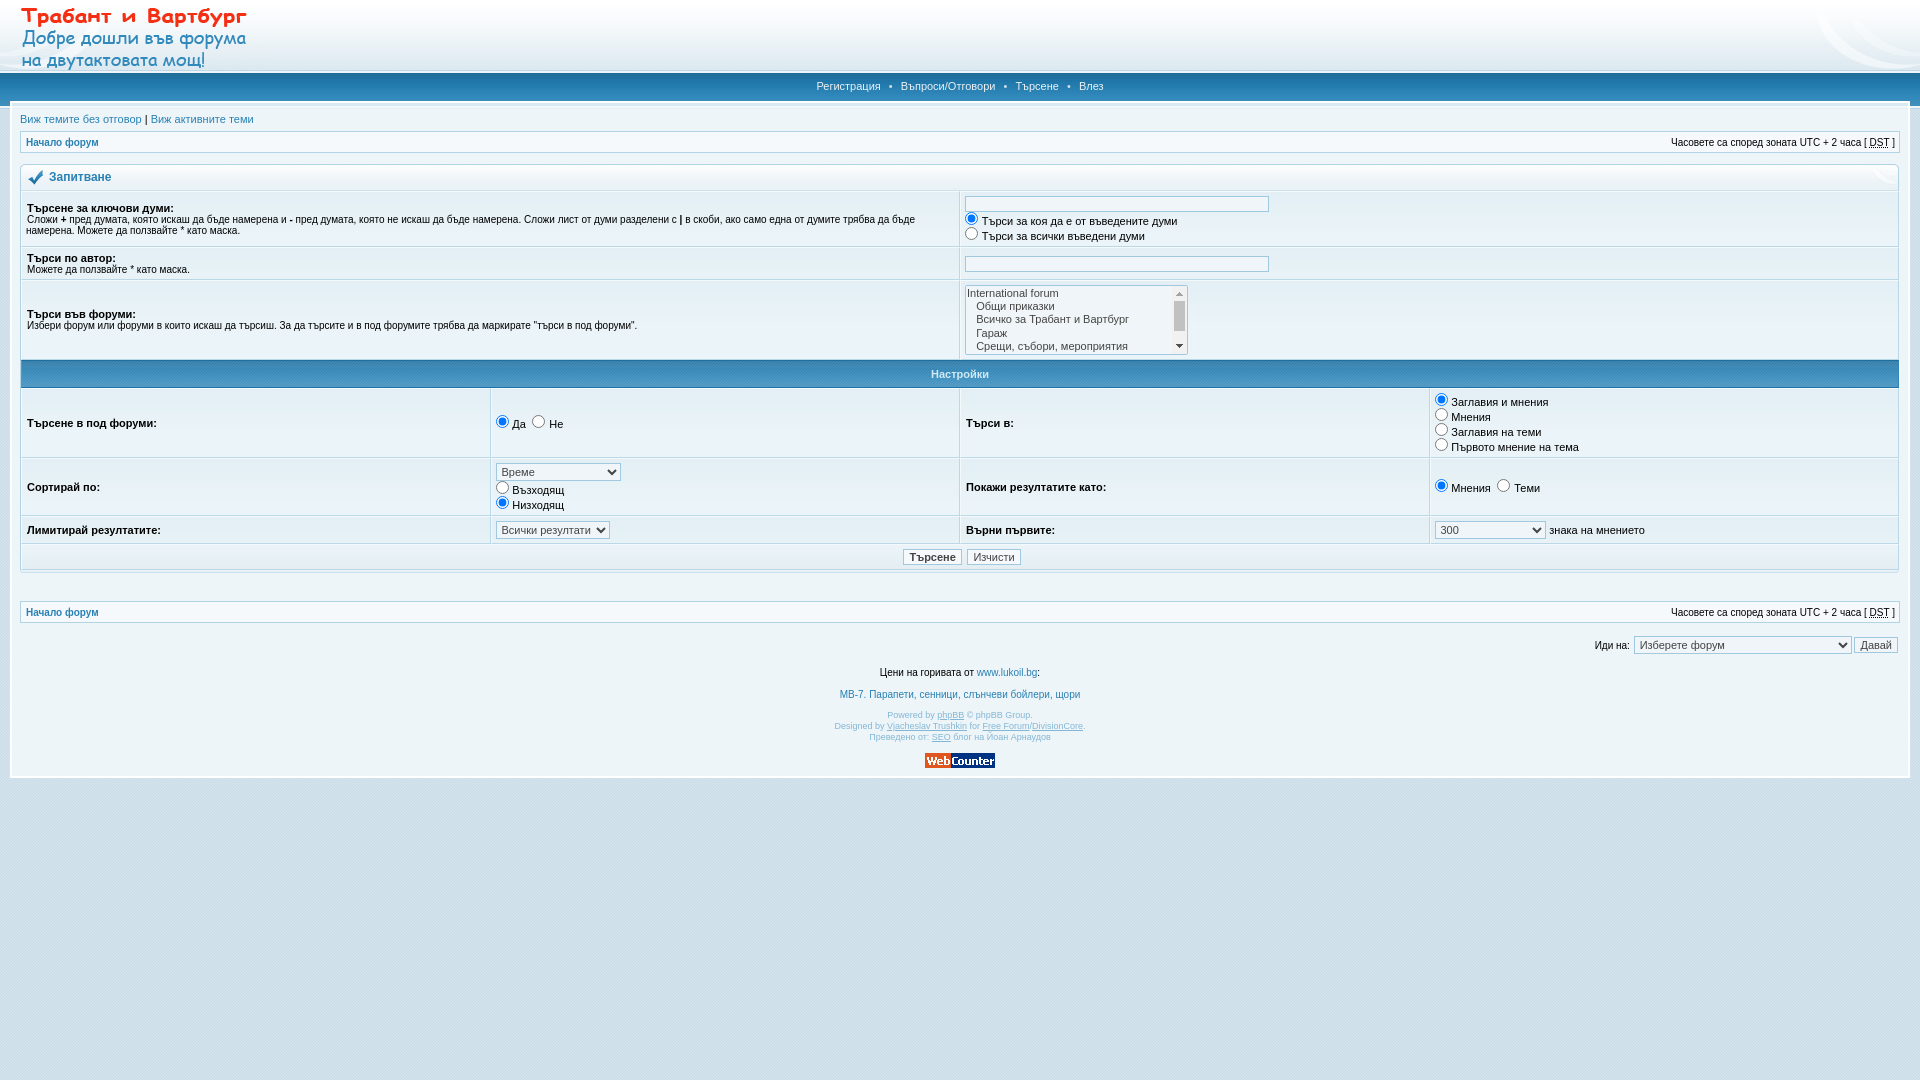 The width and height of the screenshot is (1920, 1080). I want to click on 'www.lukoil.bg', so click(1007, 672).